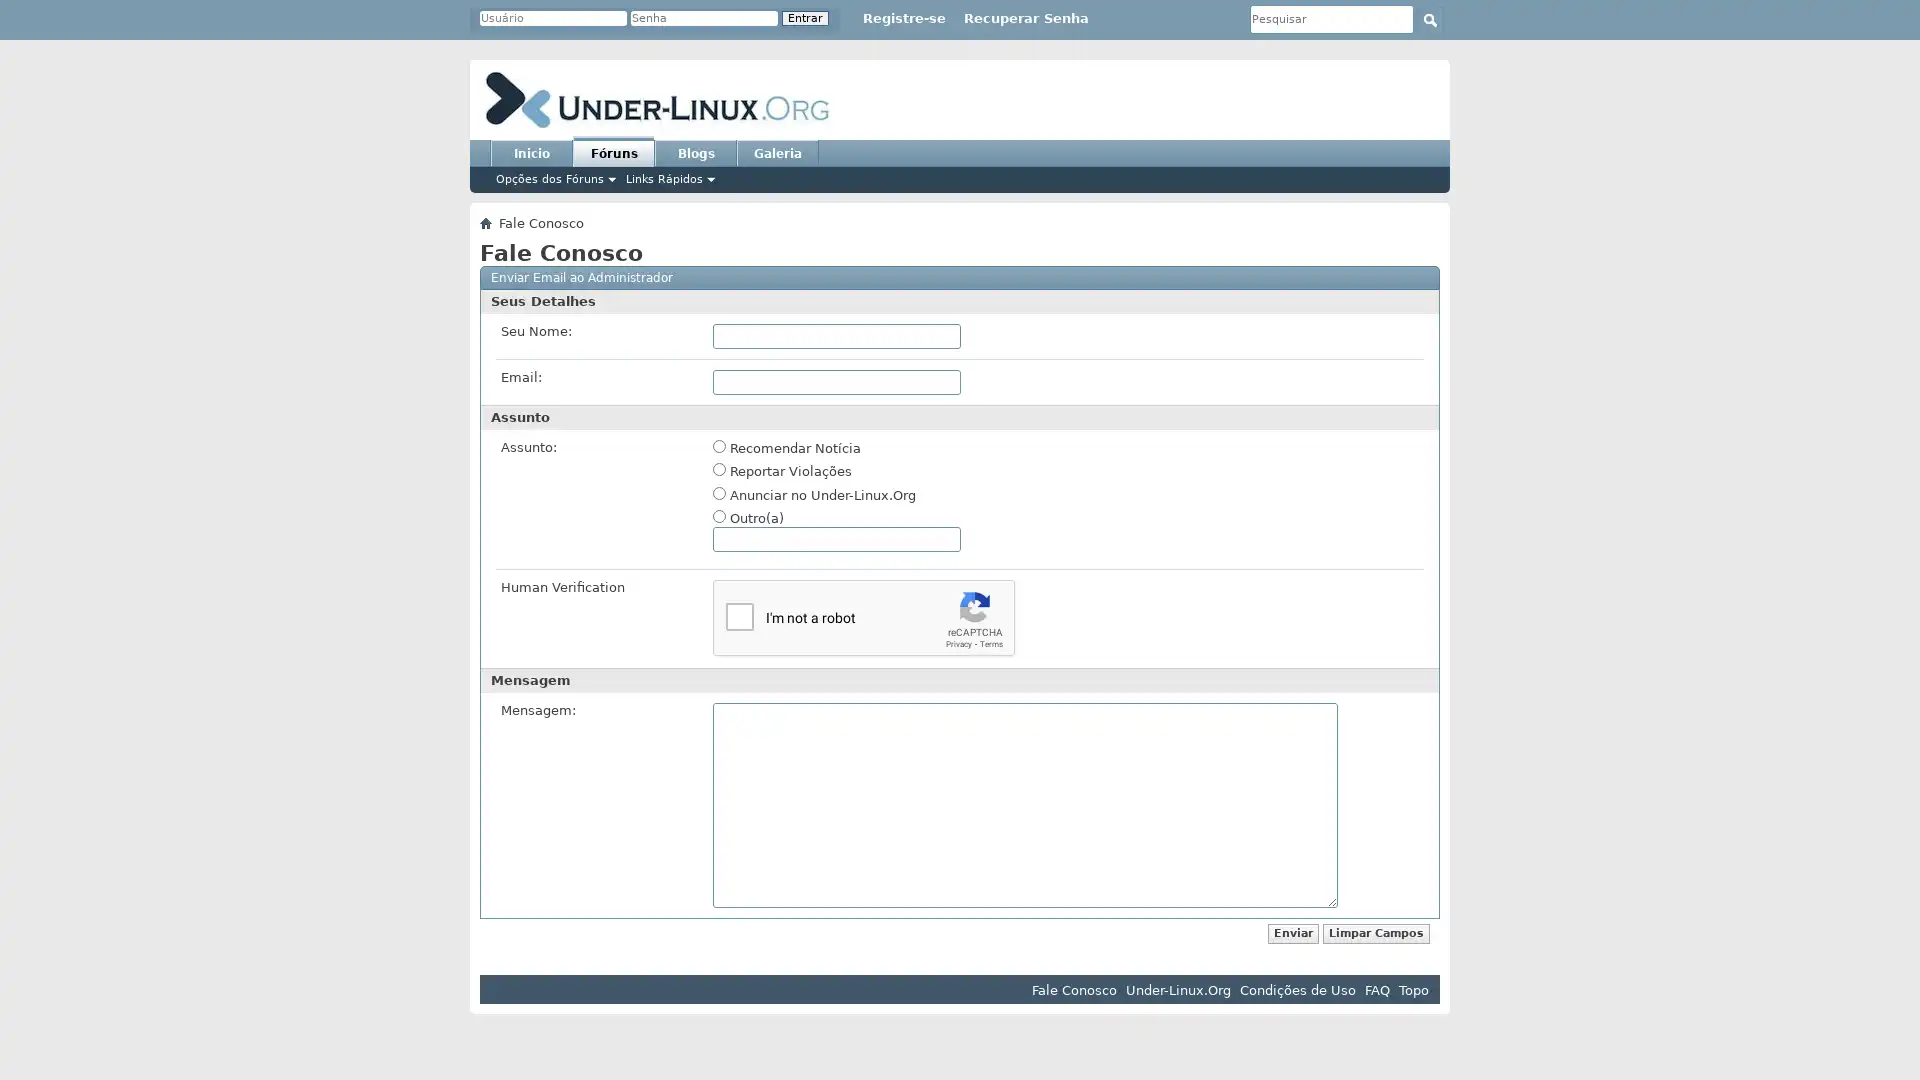 This screenshot has height=1080, width=1920. Describe the element at coordinates (1375, 933) in the screenshot. I see `Limpar Campos` at that location.